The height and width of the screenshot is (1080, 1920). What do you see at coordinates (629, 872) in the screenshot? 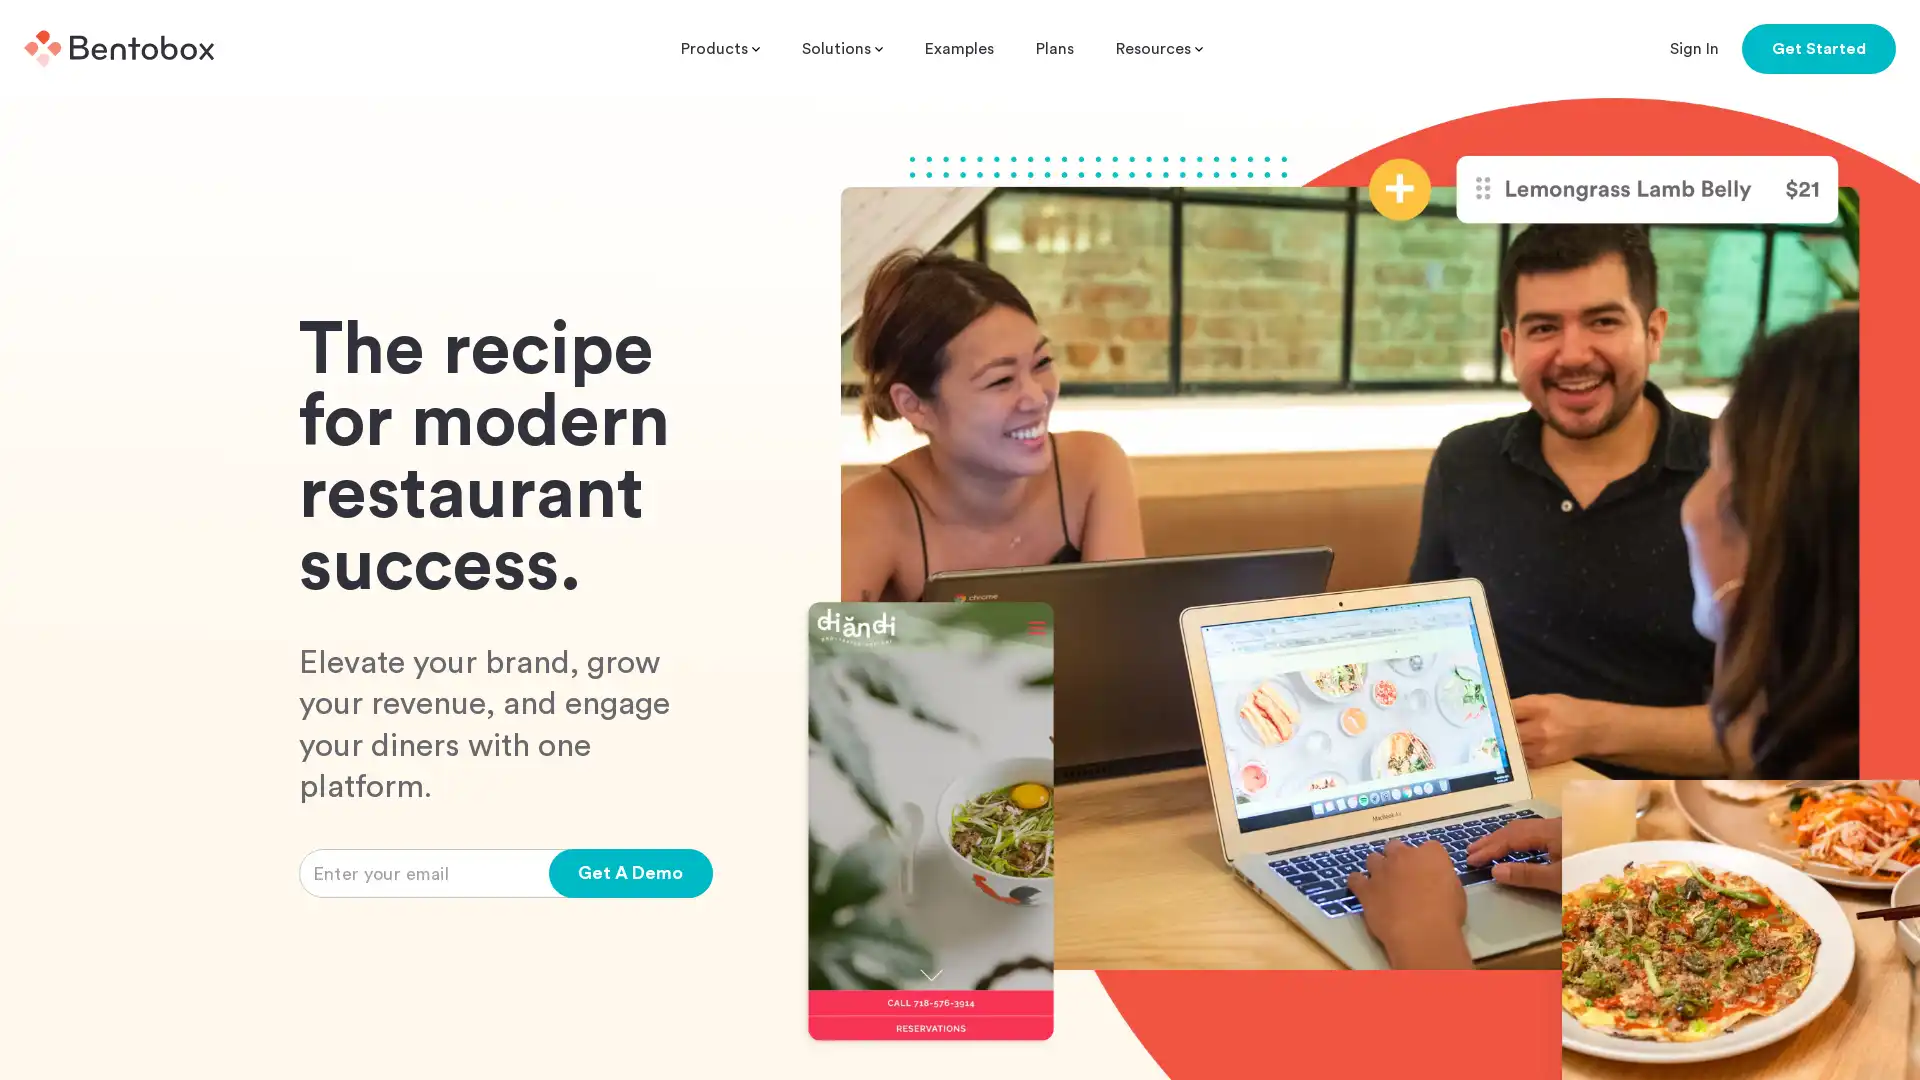
I see `Get A Demo` at bounding box center [629, 872].